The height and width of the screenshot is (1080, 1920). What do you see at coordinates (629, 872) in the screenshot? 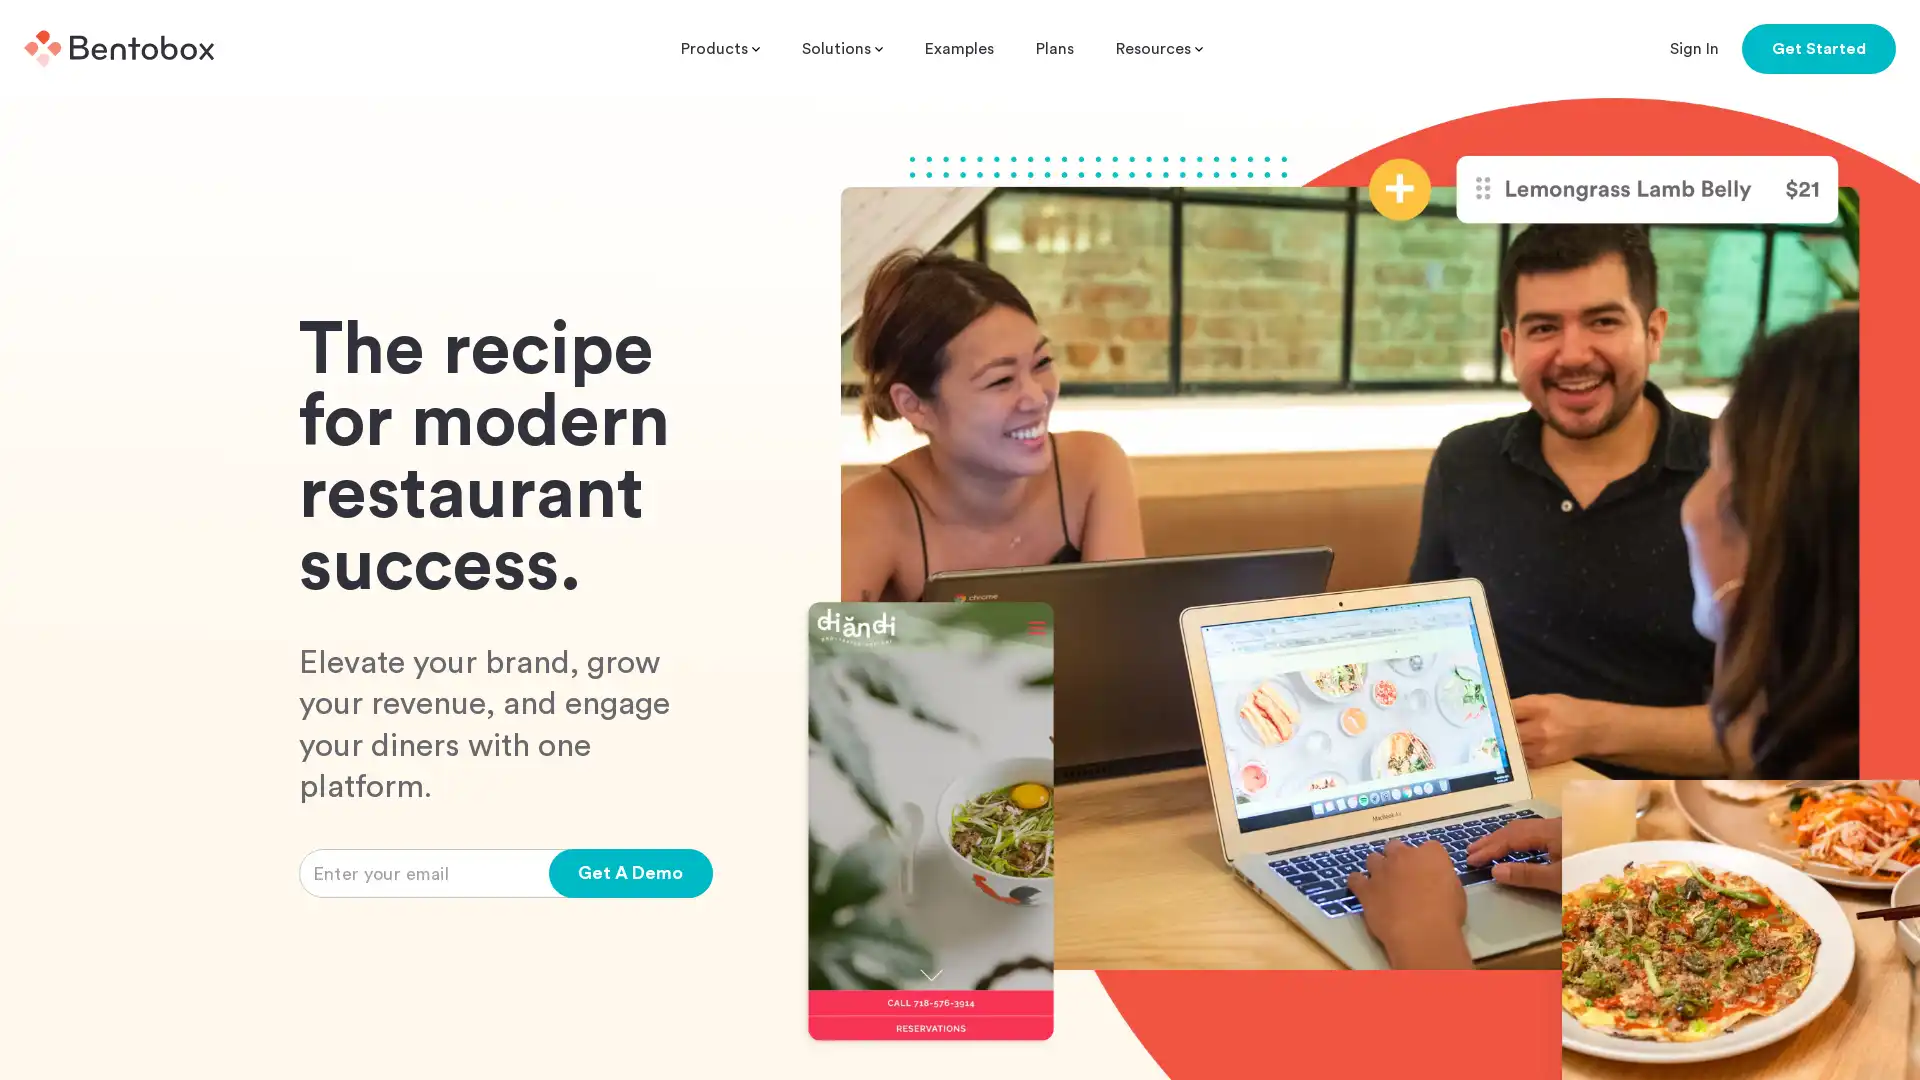
I see `Get A Demo` at bounding box center [629, 872].